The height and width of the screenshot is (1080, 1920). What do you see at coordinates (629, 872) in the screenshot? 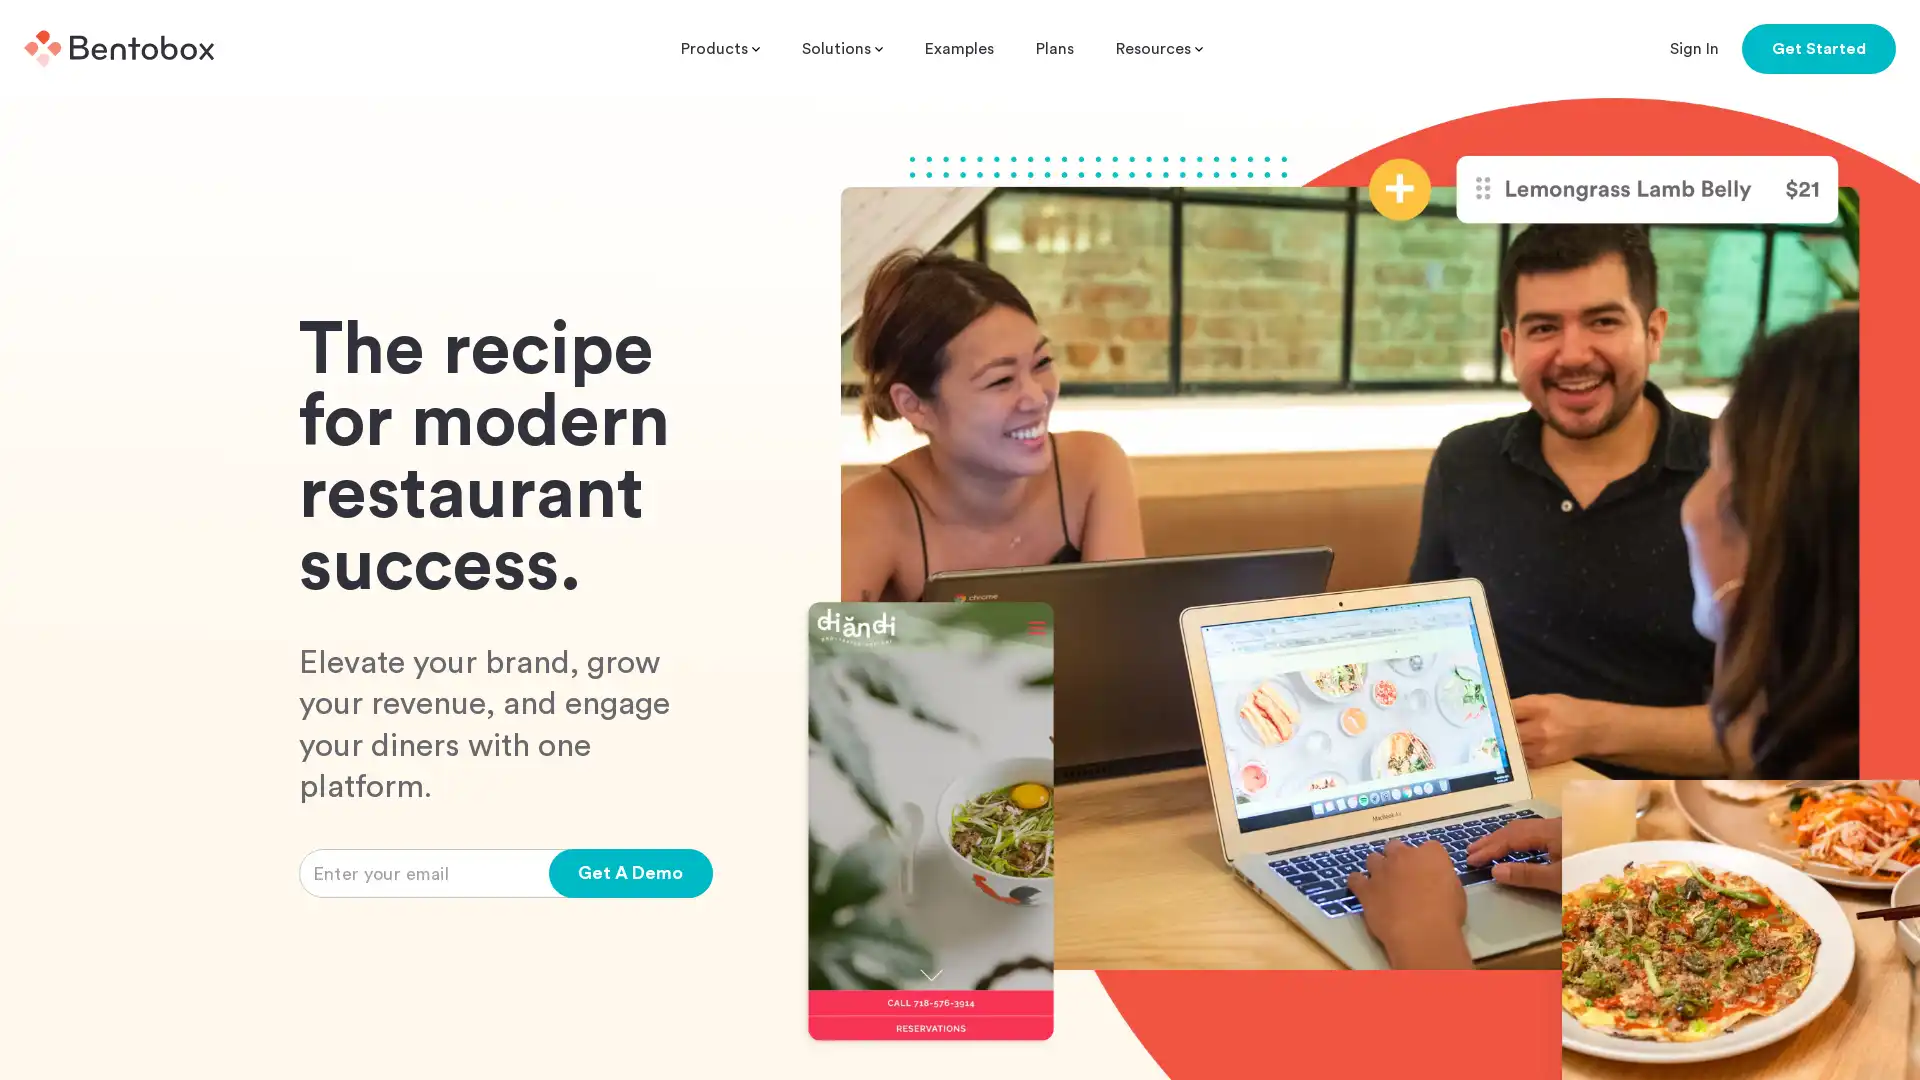
I see `Get A Demo` at bounding box center [629, 872].